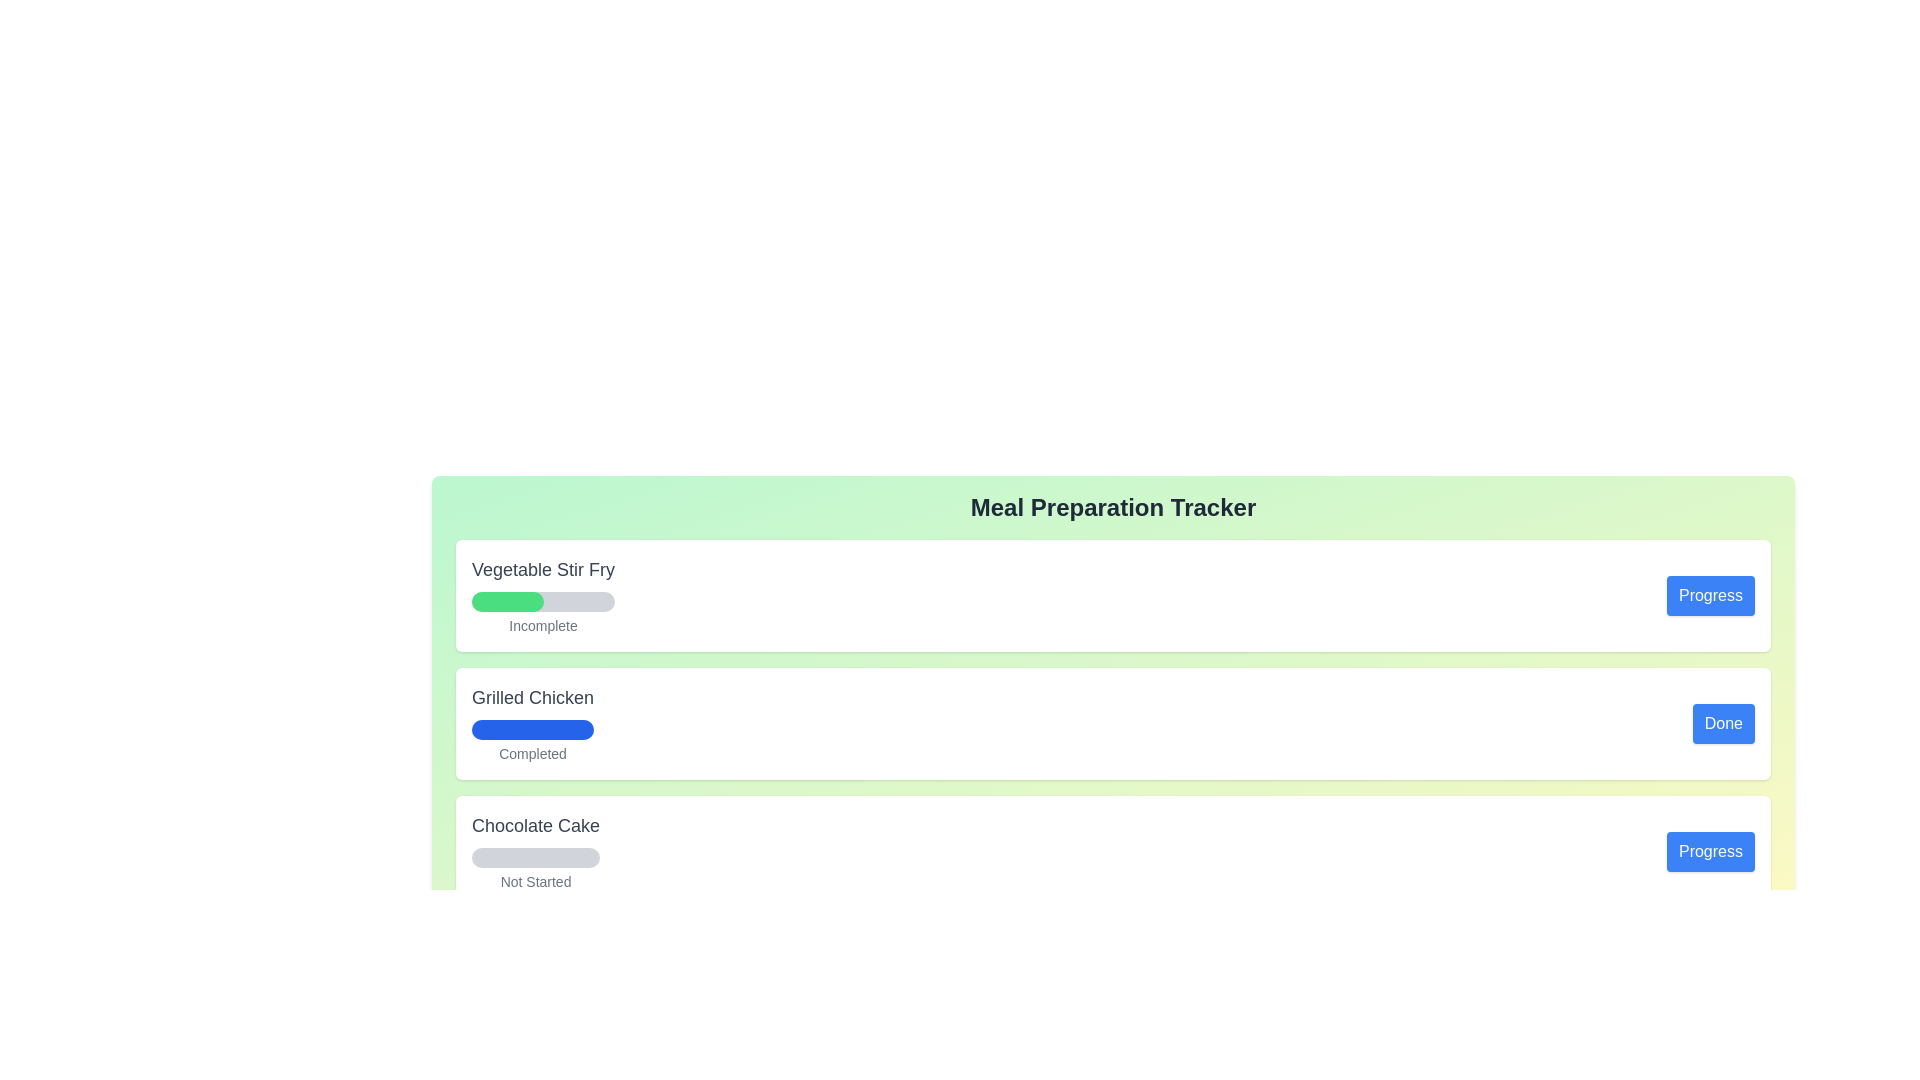  What do you see at coordinates (536, 825) in the screenshot?
I see `the Text Label that identifies the task or item, specifically the one labeled 'Chocolate Cake' located at the upper part of the list block` at bounding box center [536, 825].